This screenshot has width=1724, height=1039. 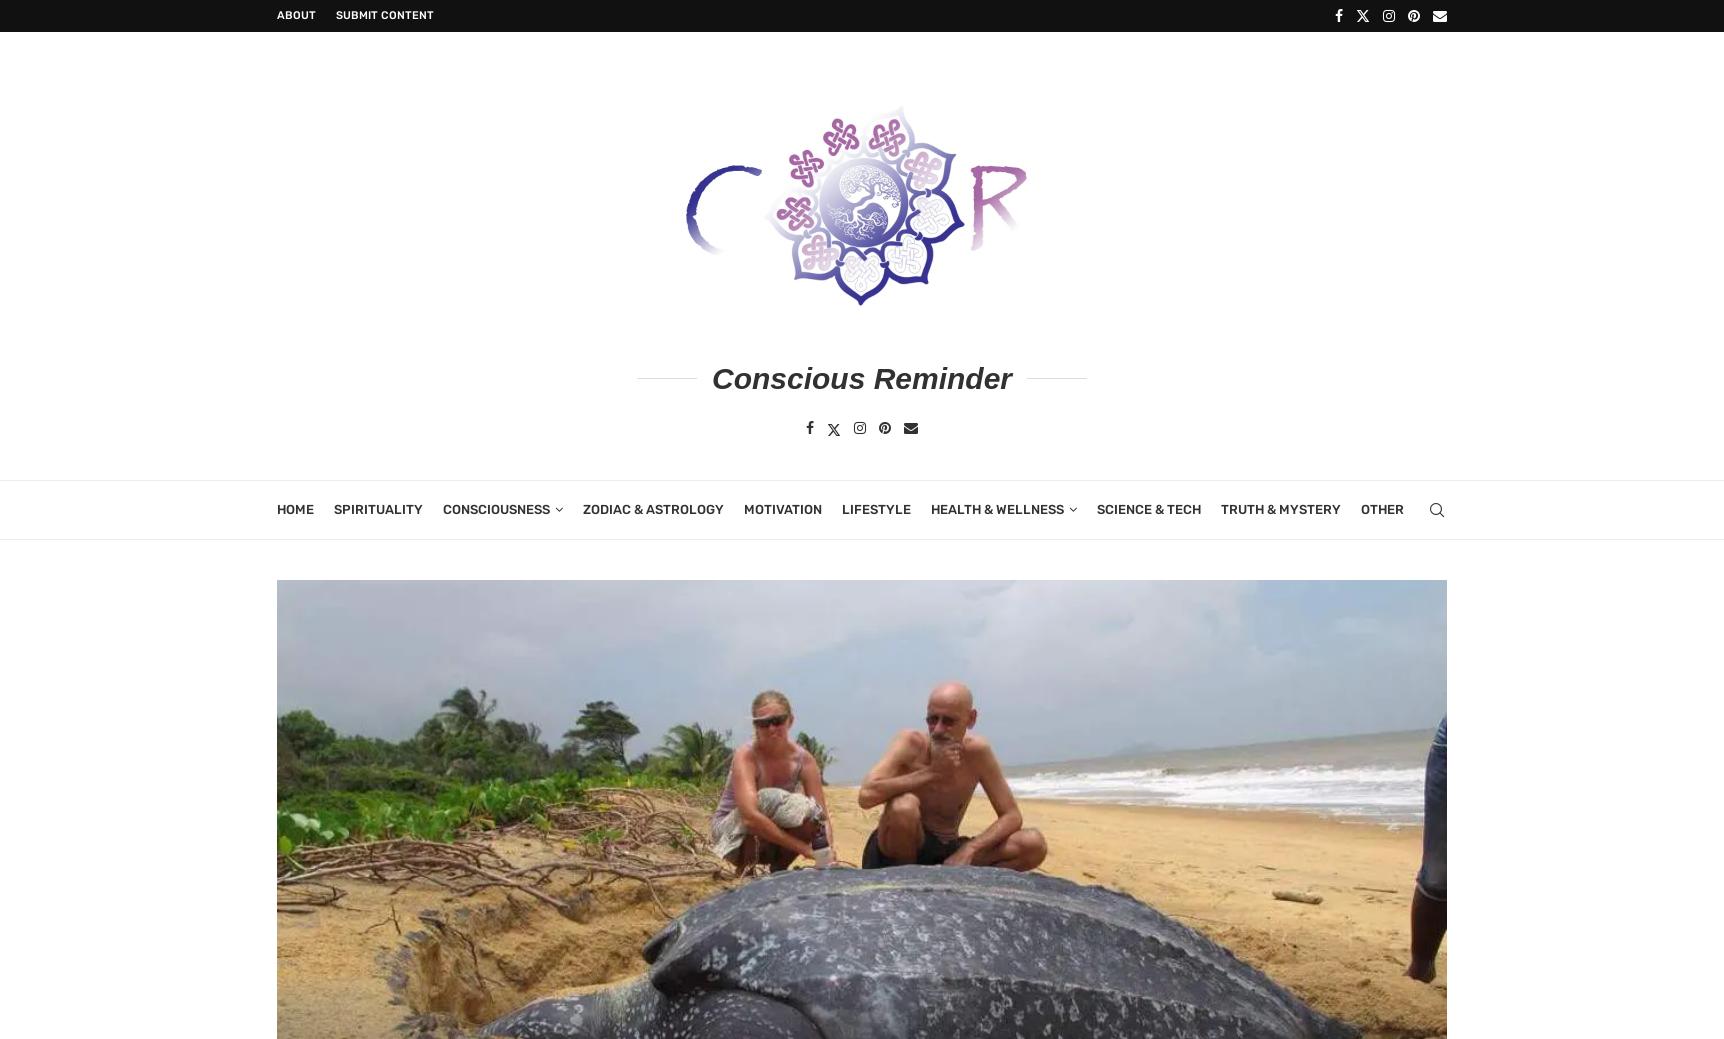 What do you see at coordinates (333, 507) in the screenshot?
I see `'Spirituality'` at bounding box center [333, 507].